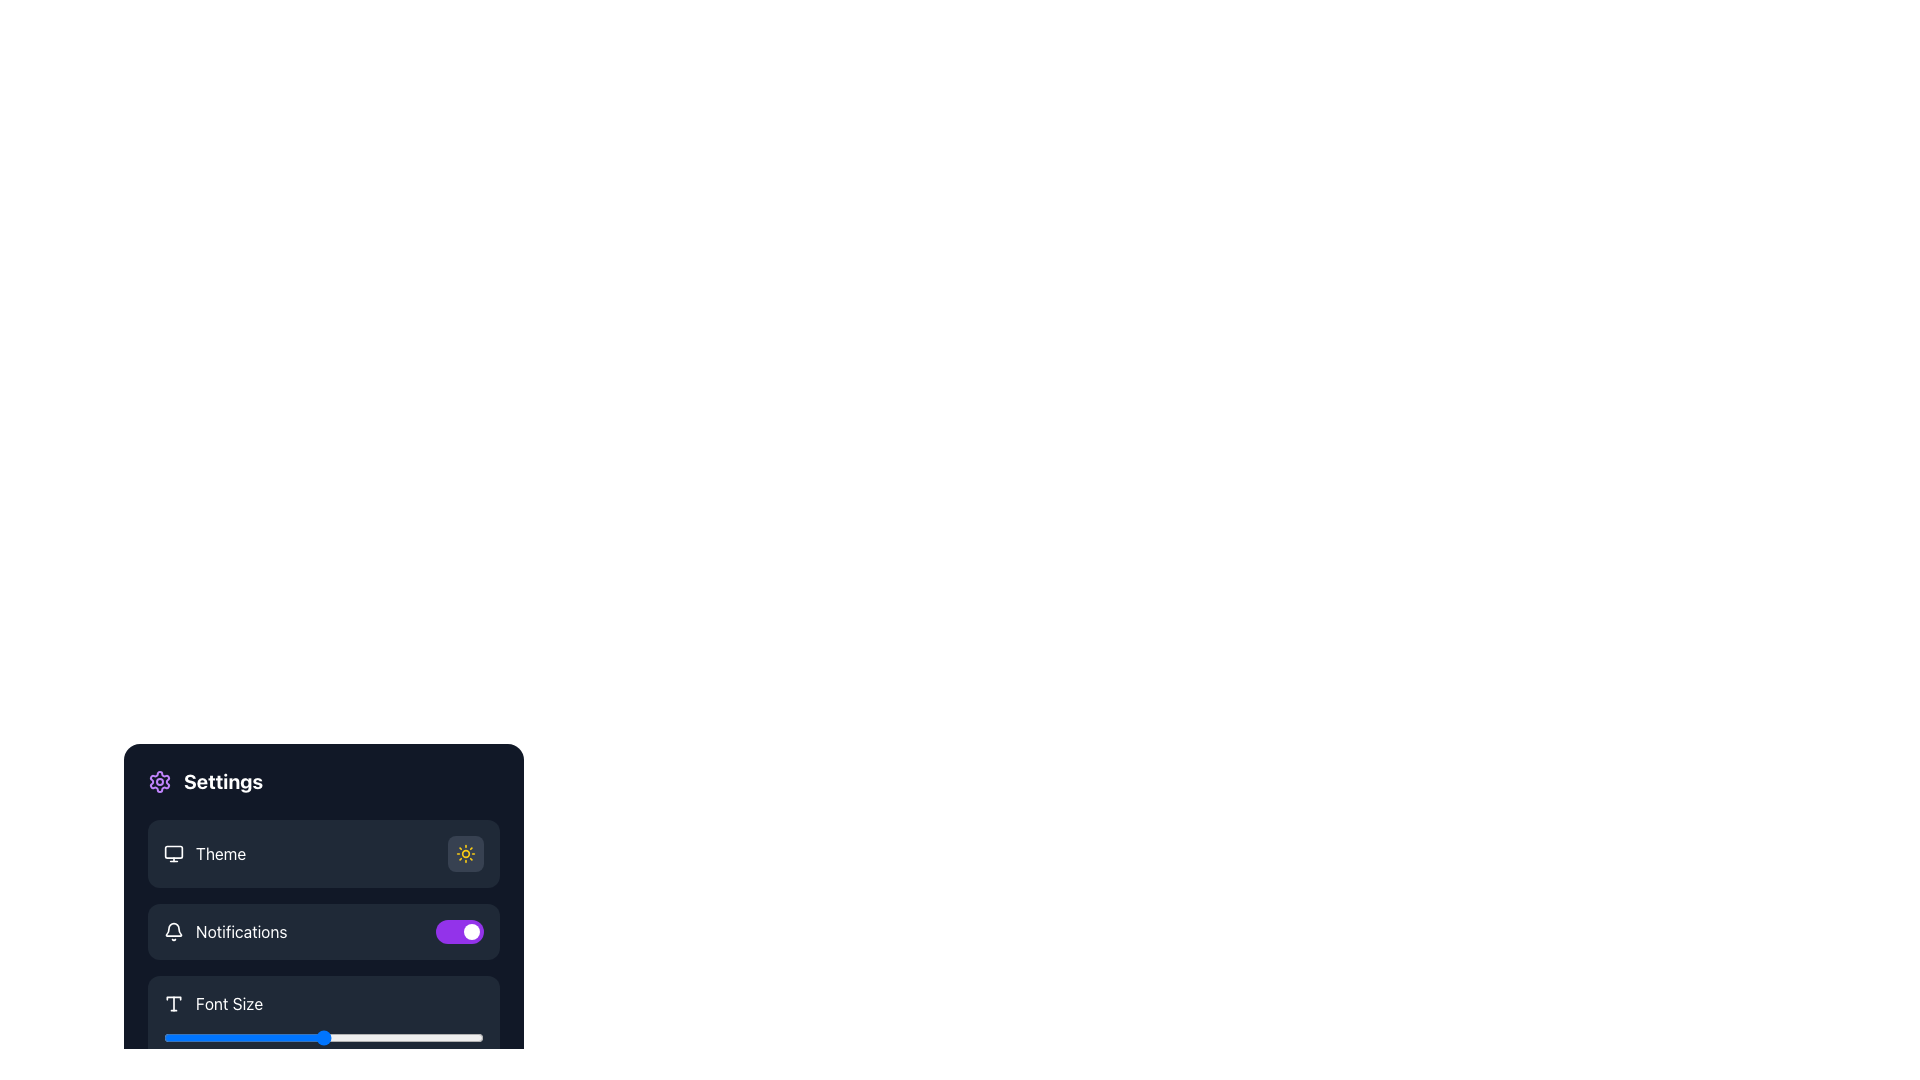  What do you see at coordinates (173, 1003) in the screenshot?
I see `the decorative 'Font Size' icon located in the settings menu, positioned directly to the left of the 'Font Size' label` at bounding box center [173, 1003].